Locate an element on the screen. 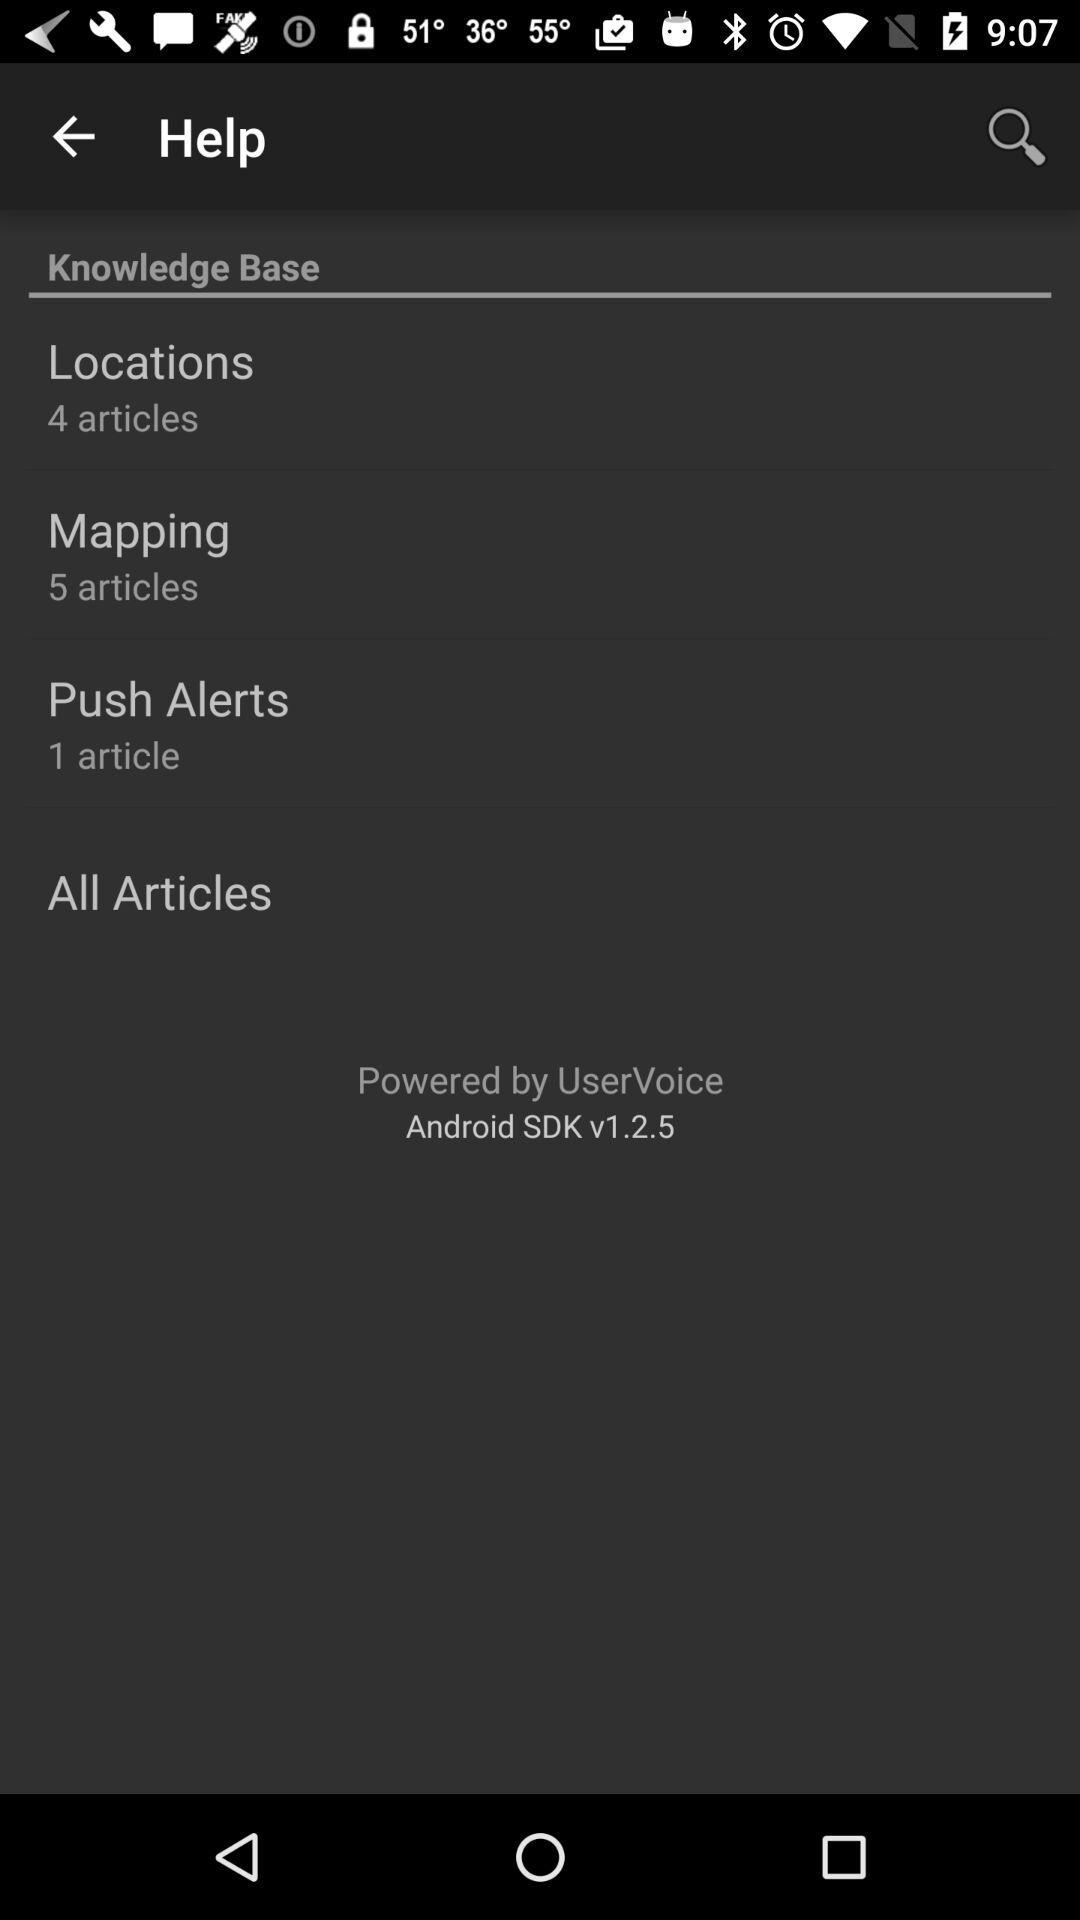 This screenshot has height=1920, width=1080. knowledge base icon is located at coordinates (540, 254).